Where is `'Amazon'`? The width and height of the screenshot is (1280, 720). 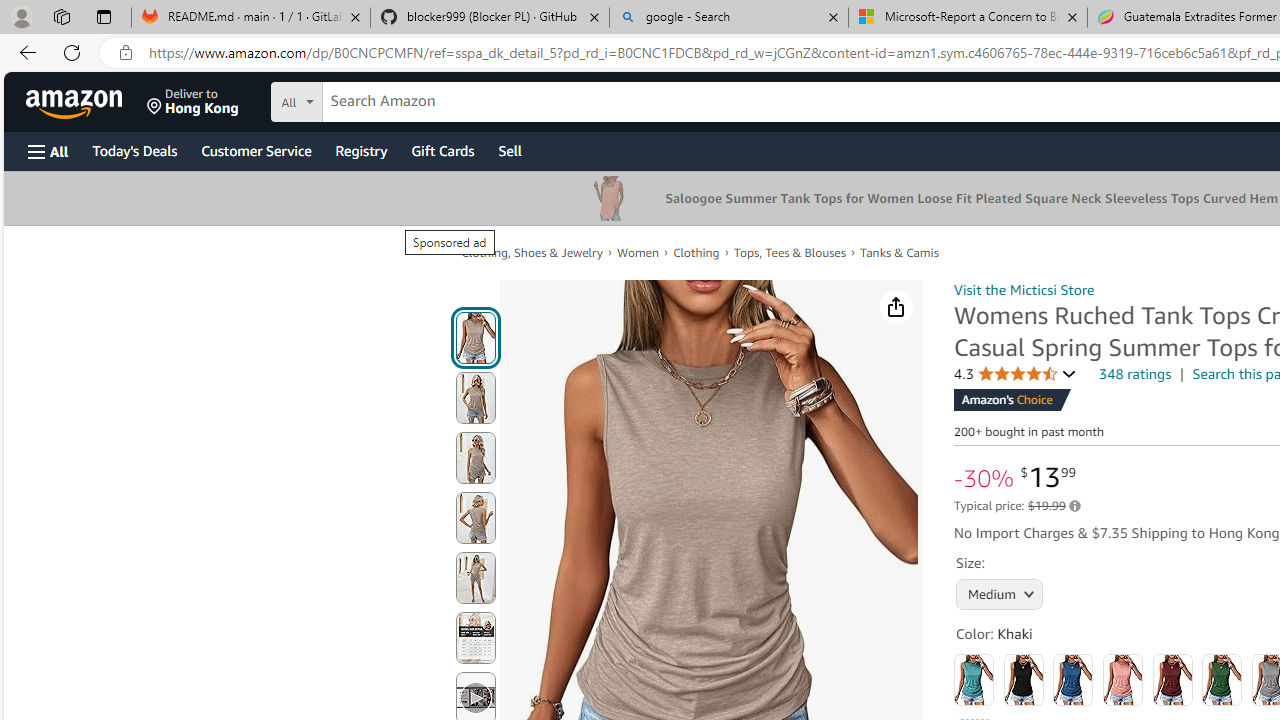 'Amazon' is located at coordinates (76, 101).